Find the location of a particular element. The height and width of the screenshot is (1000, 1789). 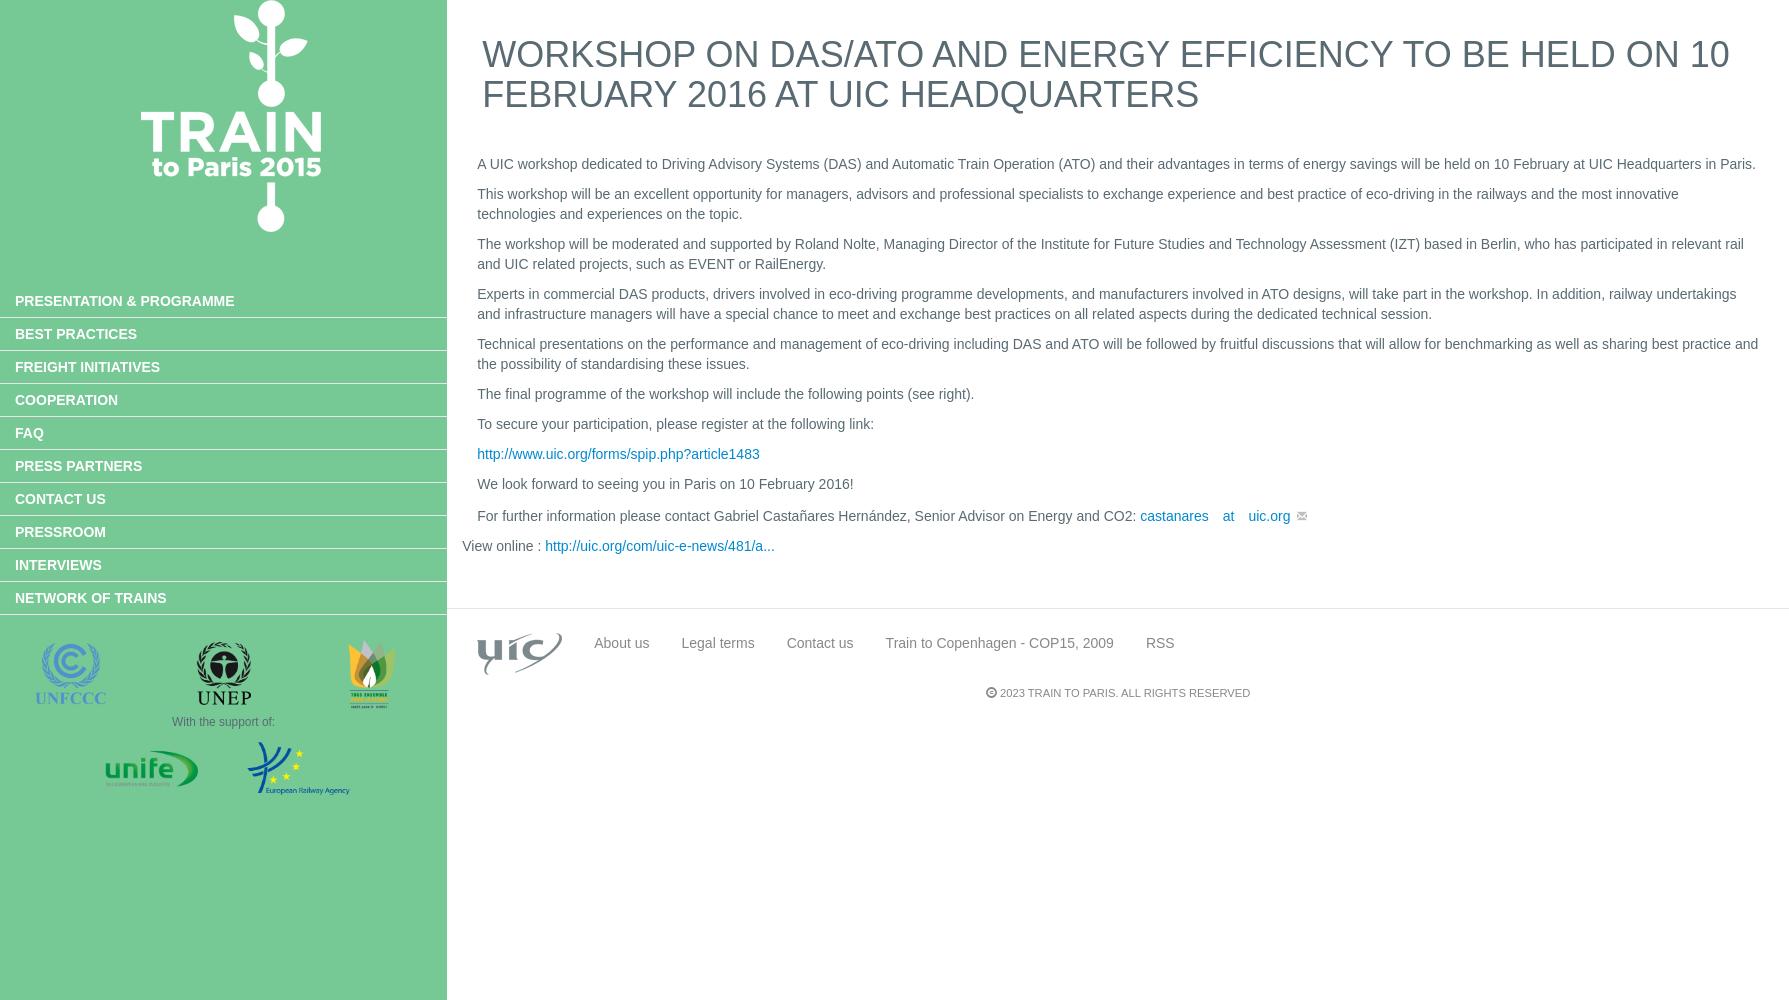

'Interviews' is located at coordinates (57, 564).